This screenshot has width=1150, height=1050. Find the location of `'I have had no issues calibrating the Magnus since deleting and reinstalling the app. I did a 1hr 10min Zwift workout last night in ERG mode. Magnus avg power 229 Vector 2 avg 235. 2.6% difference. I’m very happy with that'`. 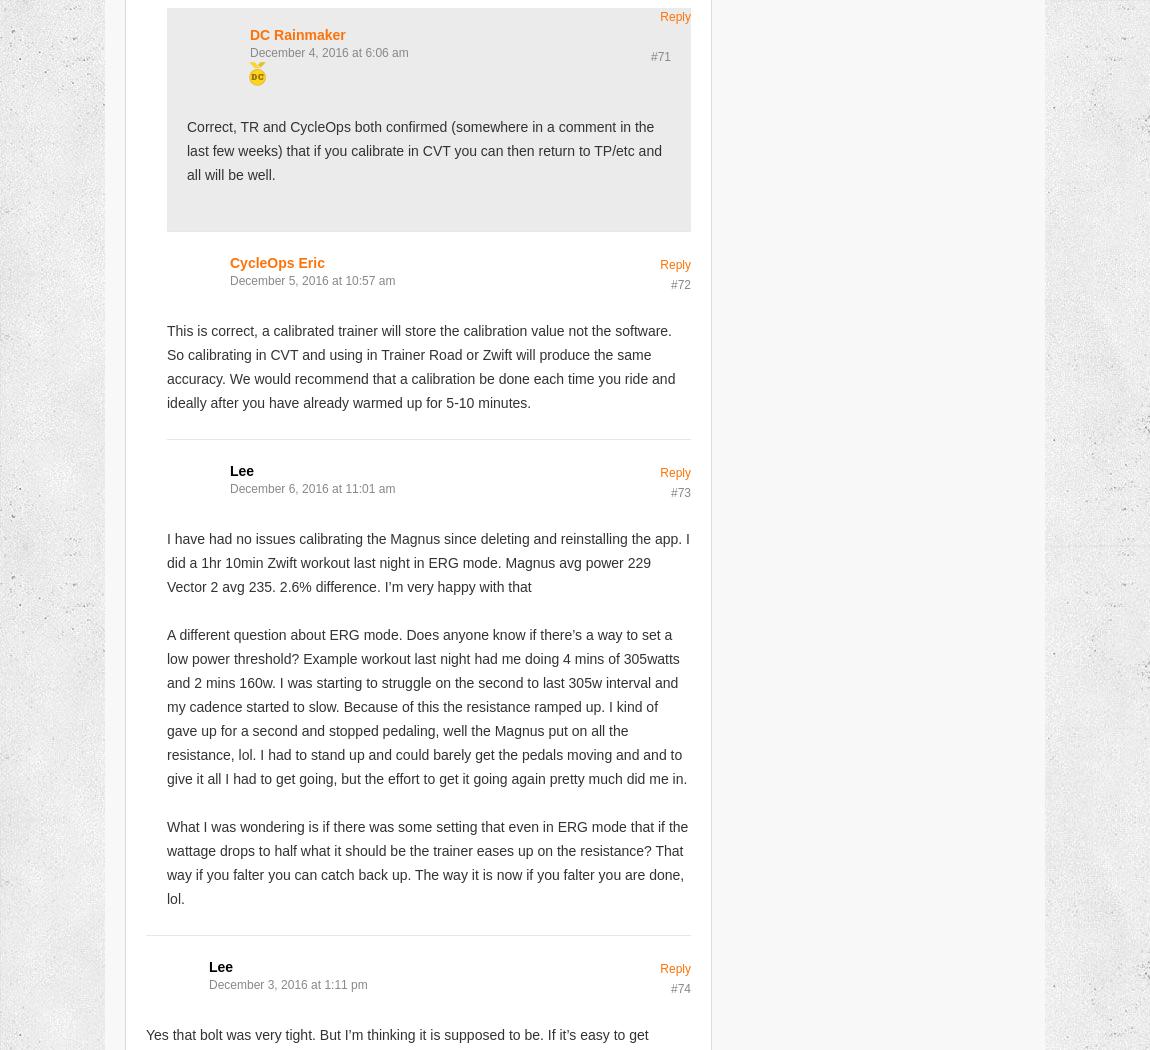

'I have had no issues calibrating the Magnus since deleting and reinstalling the app. I did a 1hr 10min Zwift workout last night in ERG mode. Magnus avg power 229 Vector 2 avg 235. 2.6% difference. I’m very happy with that' is located at coordinates (428, 561).